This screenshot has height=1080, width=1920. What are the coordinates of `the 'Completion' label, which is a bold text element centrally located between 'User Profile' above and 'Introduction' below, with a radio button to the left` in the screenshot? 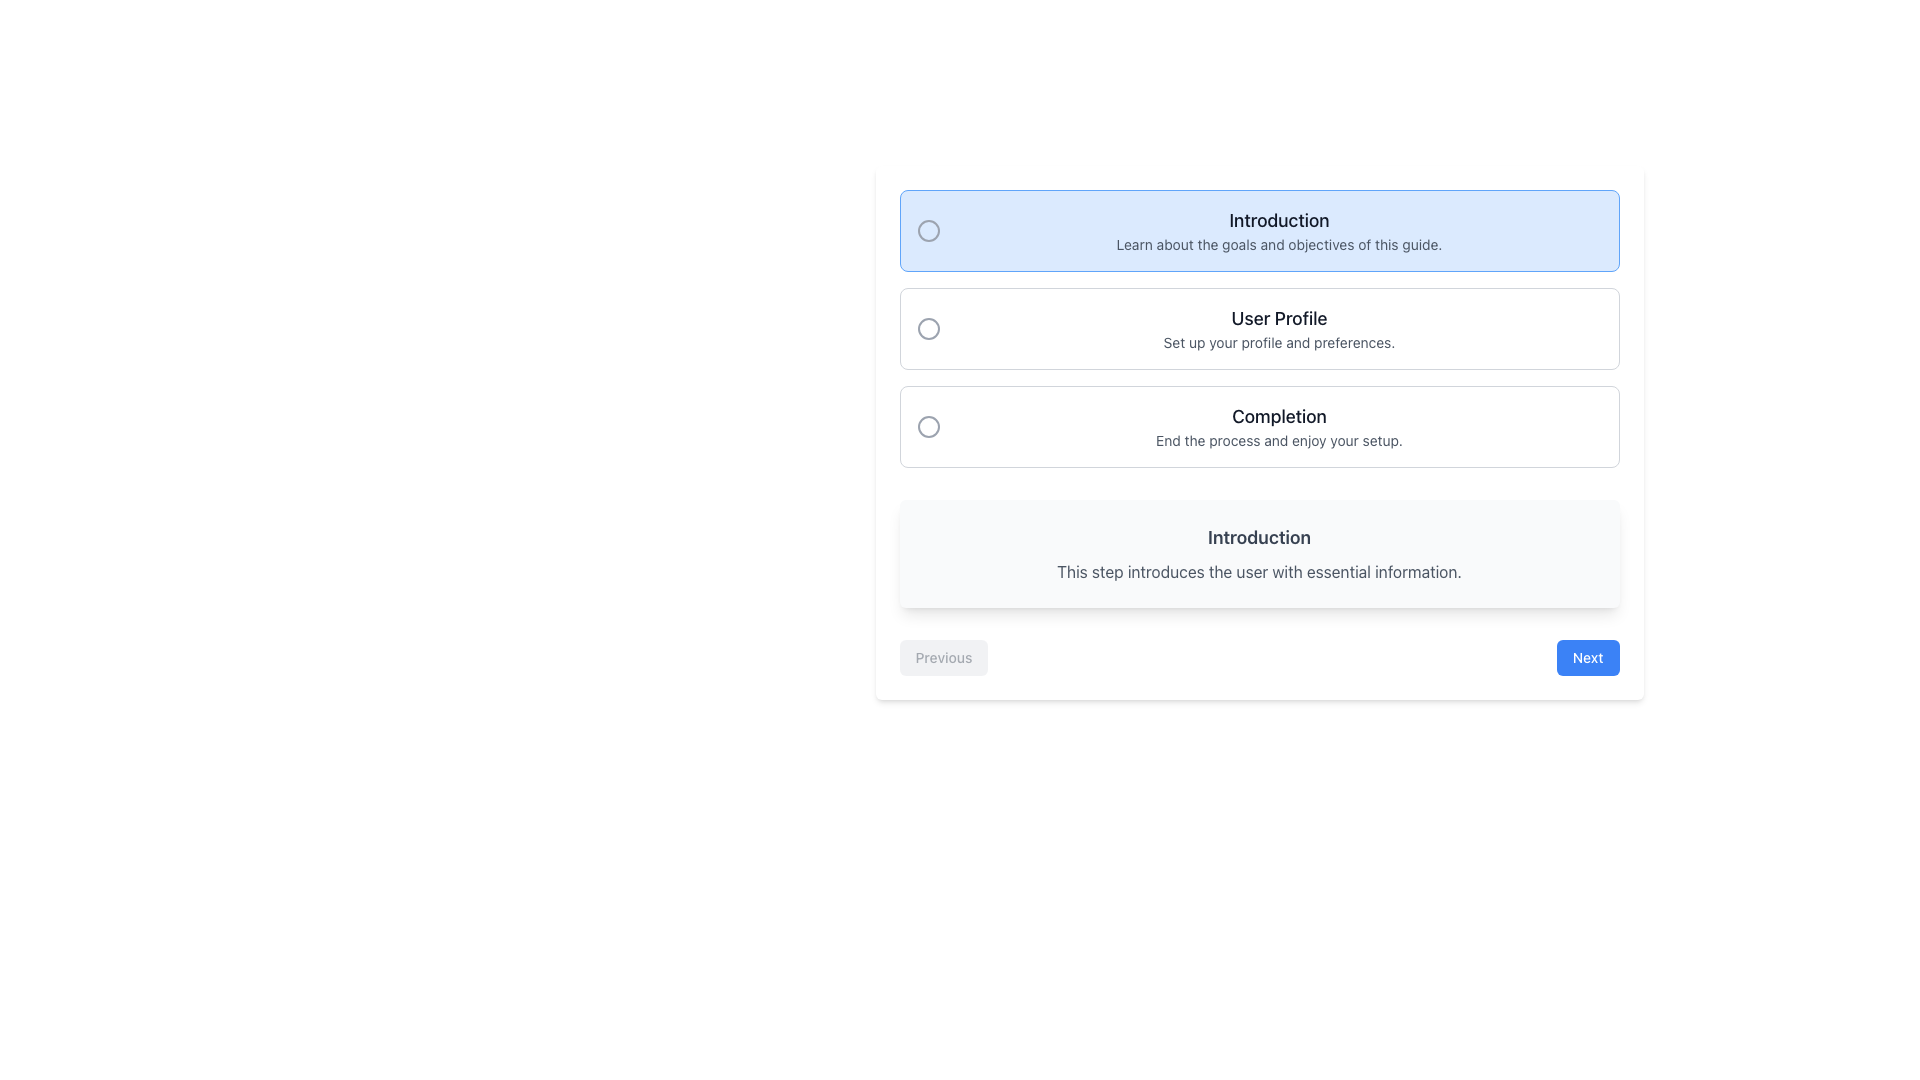 It's located at (1278, 415).